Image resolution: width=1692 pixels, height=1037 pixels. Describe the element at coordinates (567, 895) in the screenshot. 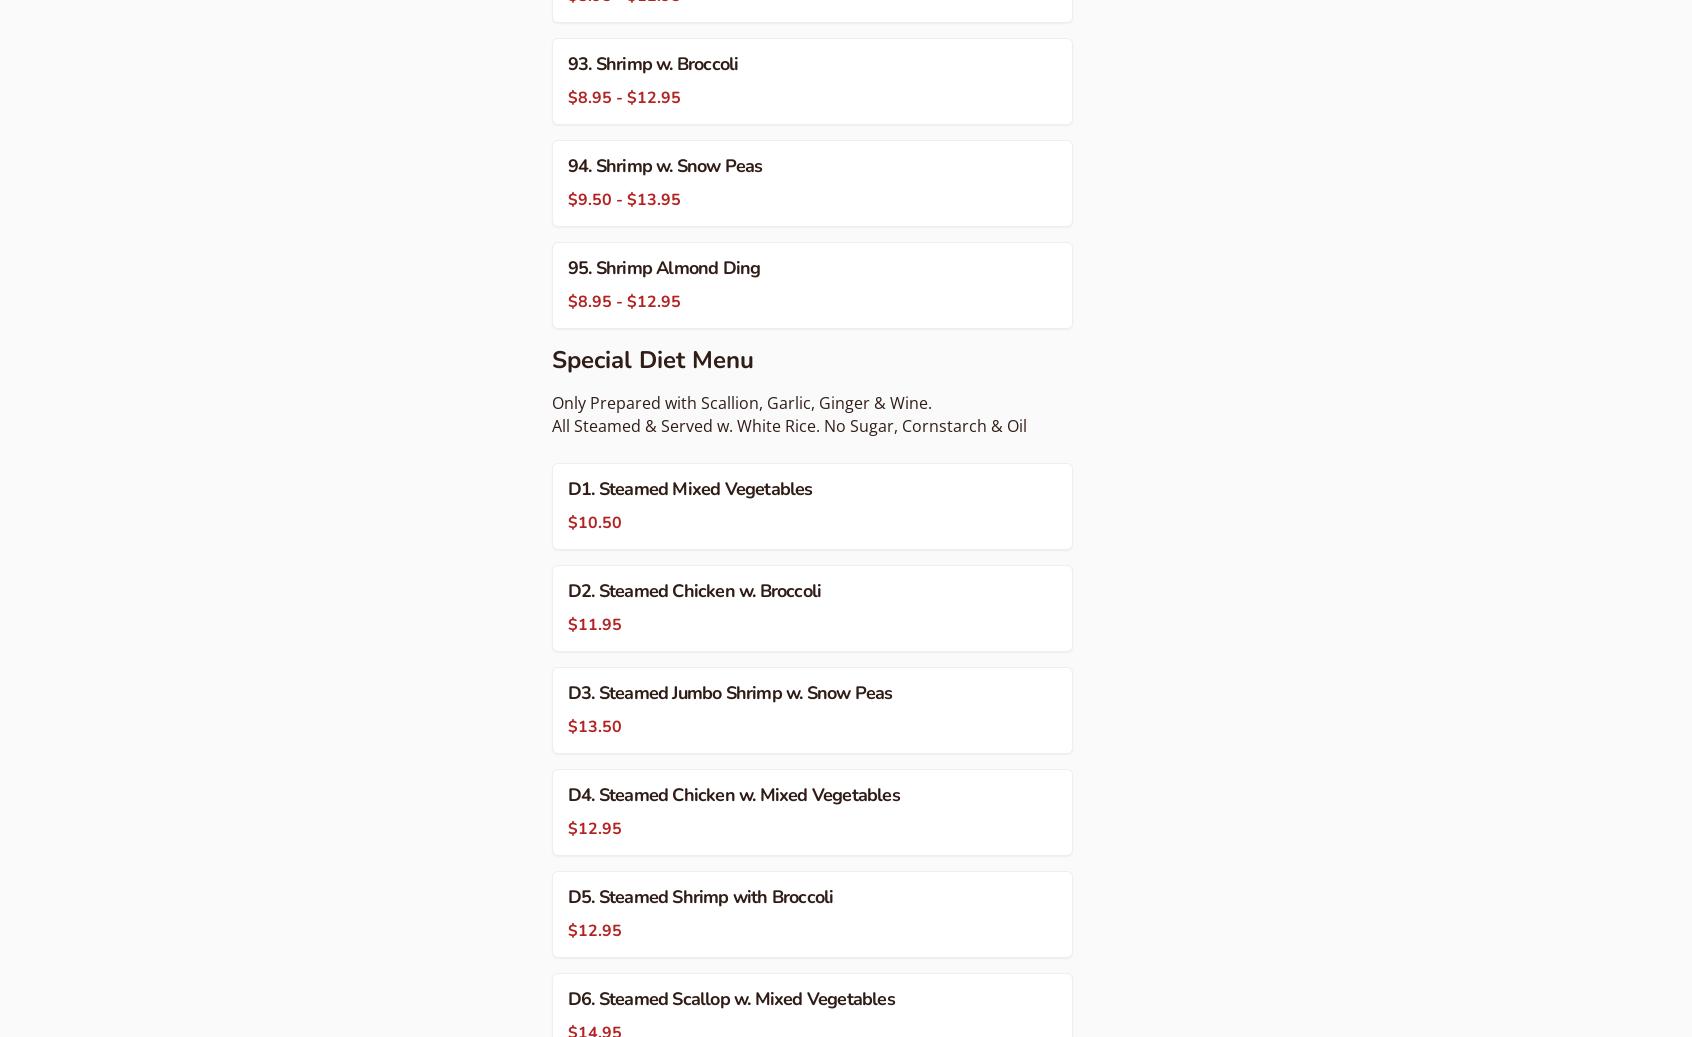

I see `'D5. Steamed Shrimp with Broccoli'` at that location.